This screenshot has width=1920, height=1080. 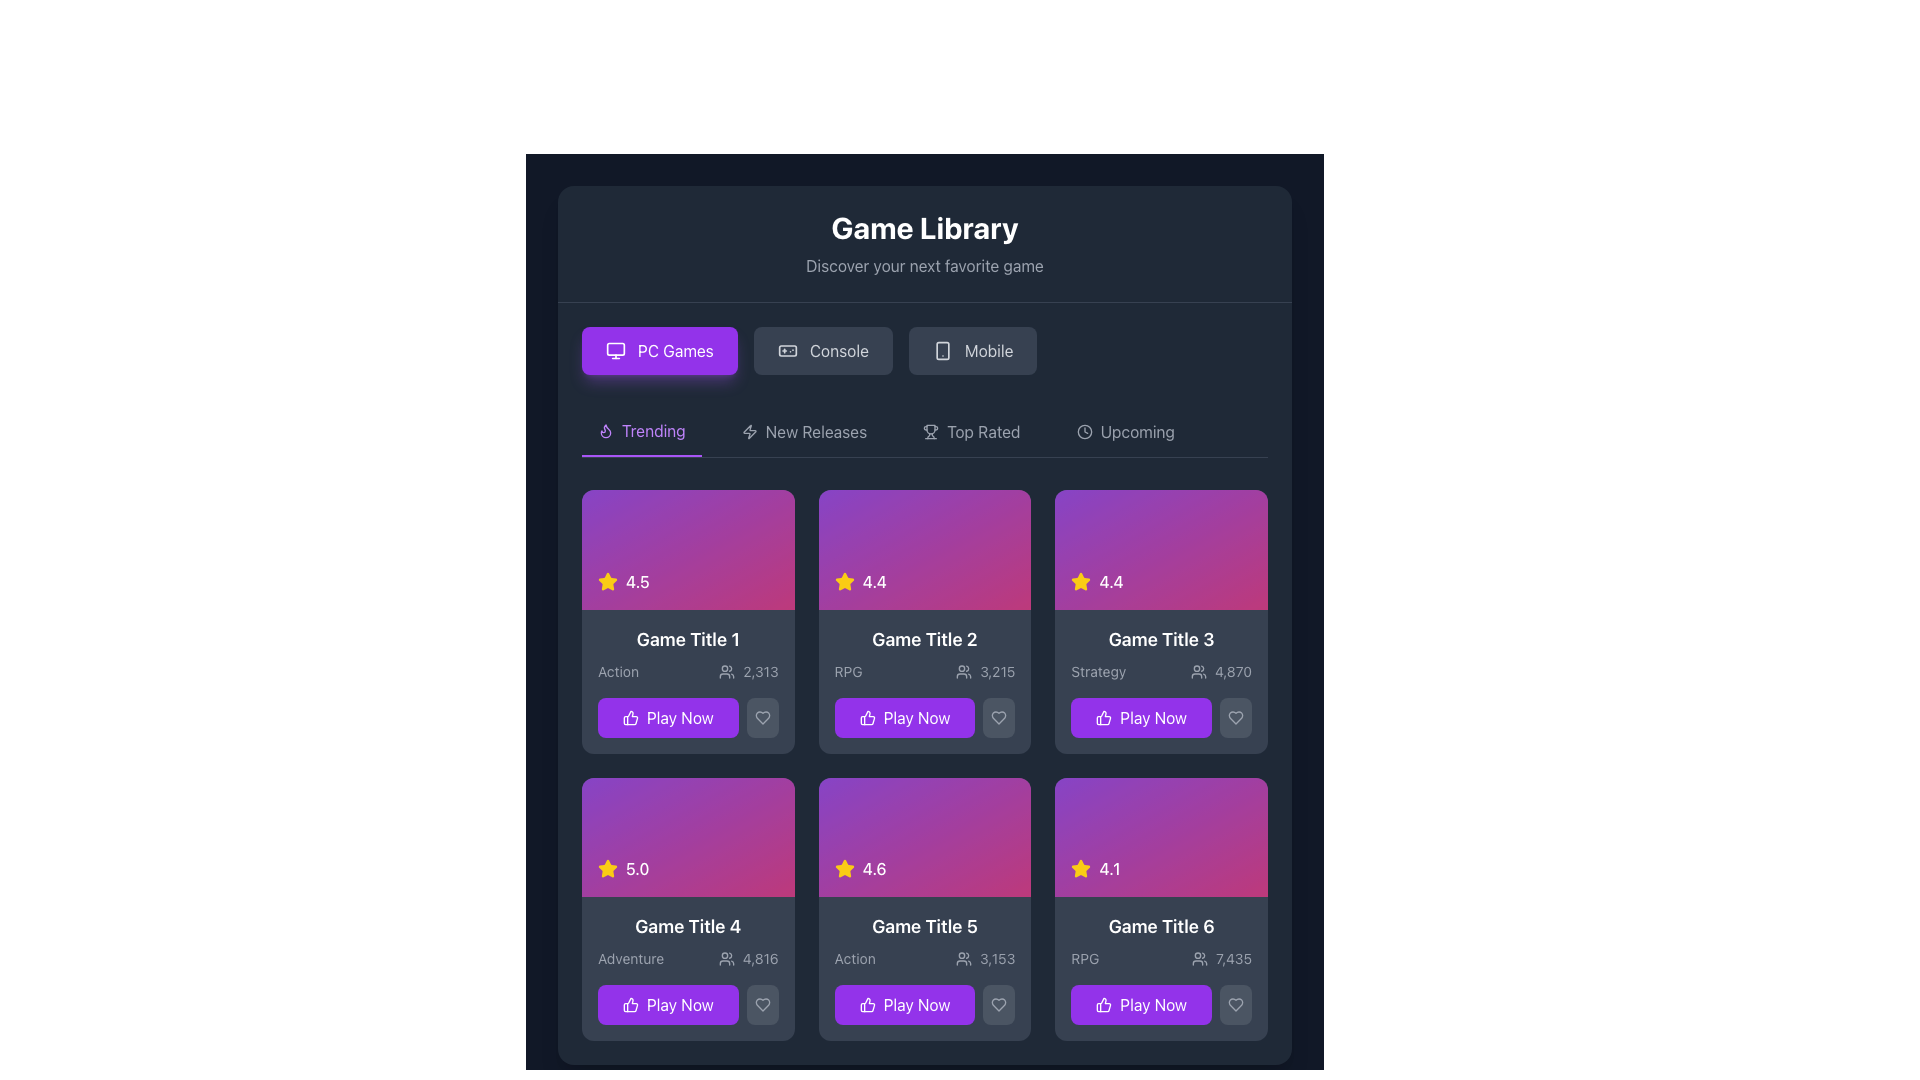 What do you see at coordinates (641, 431) in the screenshot?
I see `the 'Trending' button, which is the first item in the horizontal navigation menu below the 'Game Library' title` at bounding box center [641, 431].